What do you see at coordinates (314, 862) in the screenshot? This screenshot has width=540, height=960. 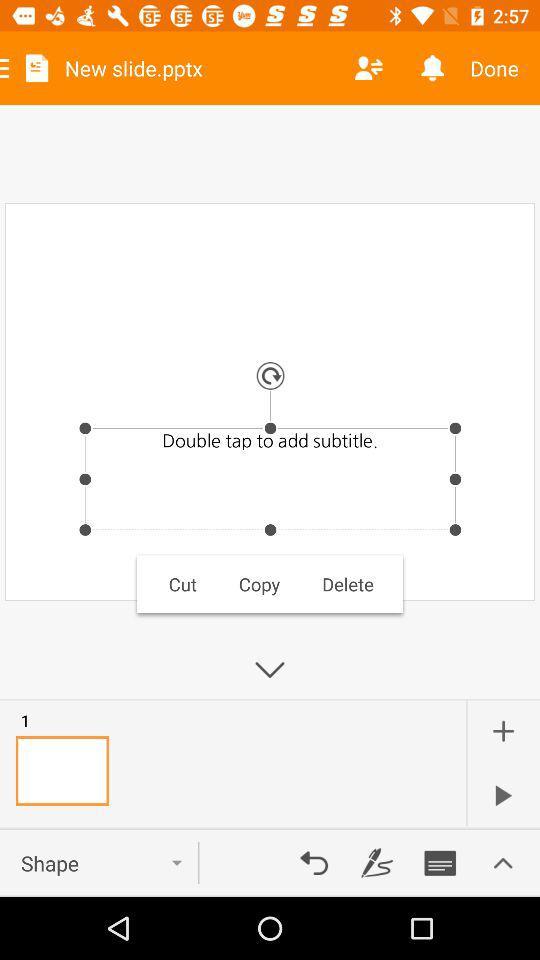 I see `the undo icon` at bounding box center [314, 862].